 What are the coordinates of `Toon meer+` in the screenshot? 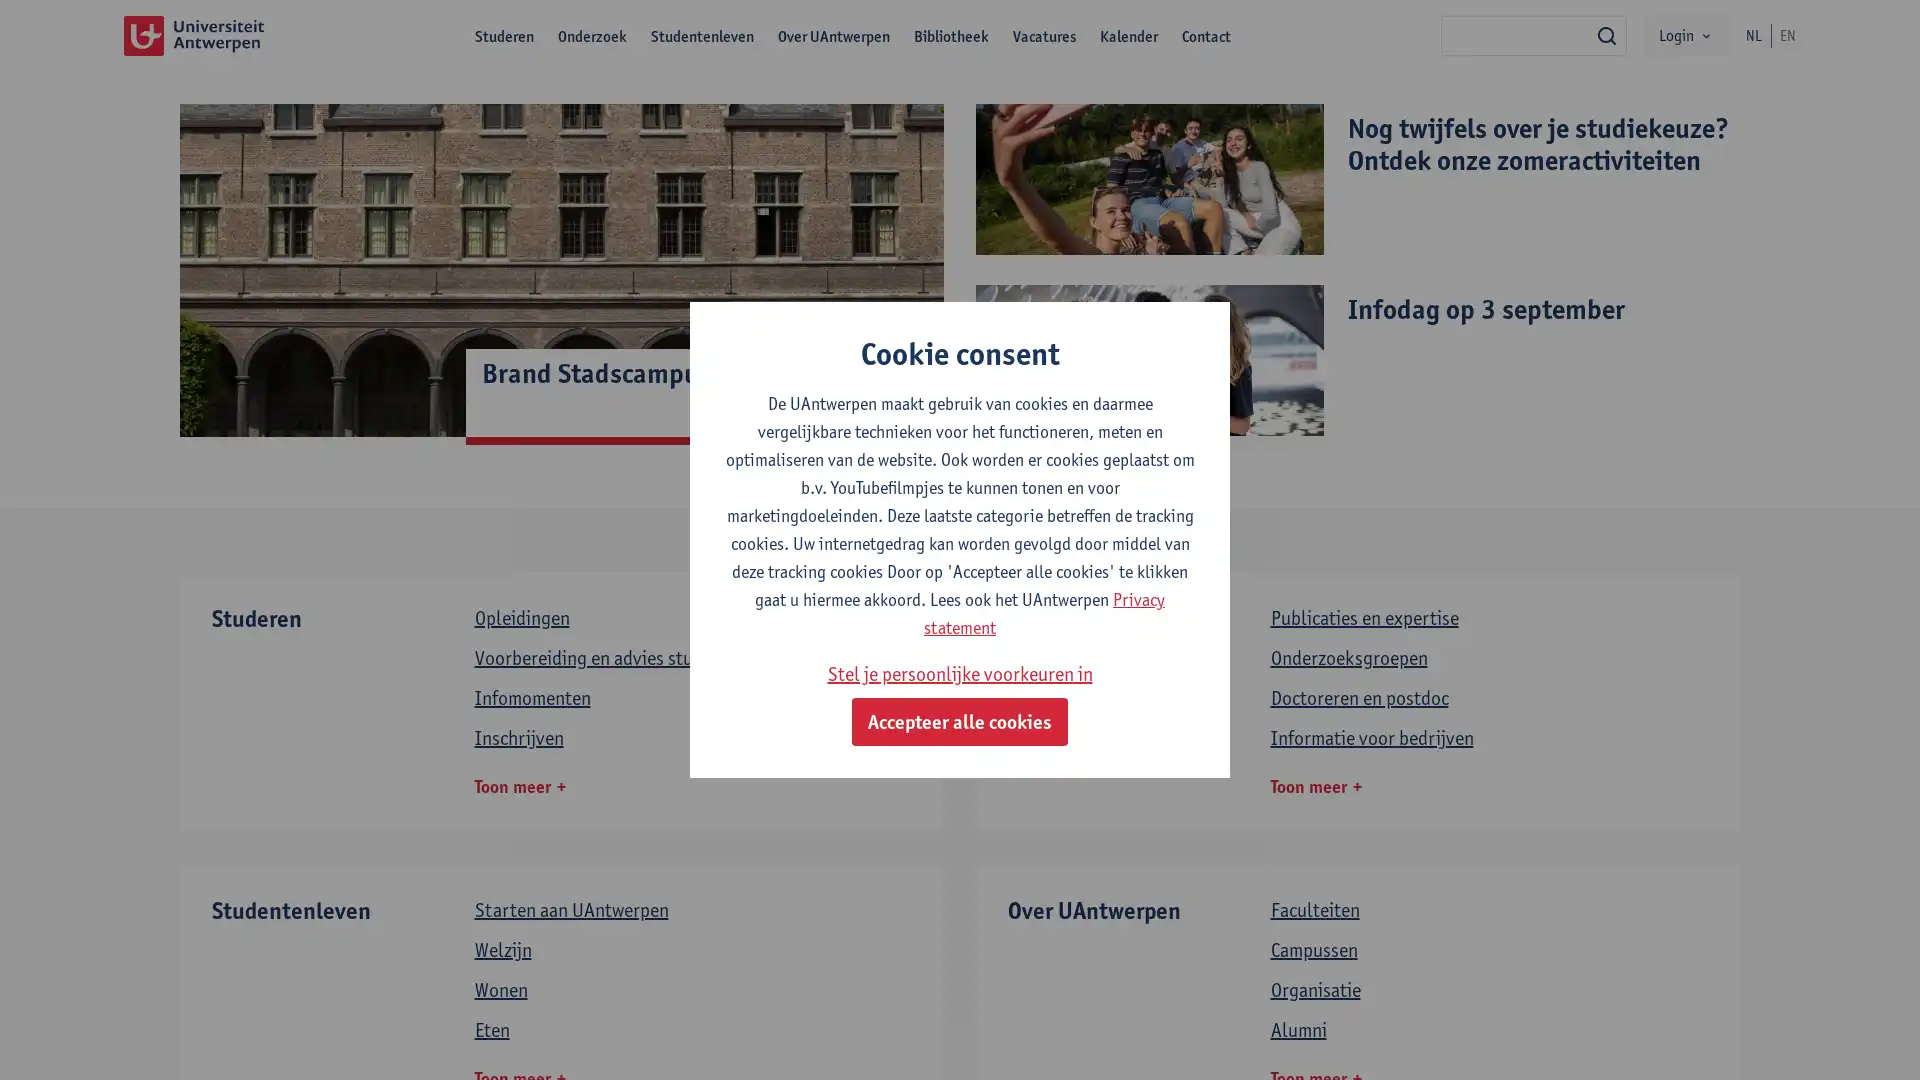 It's located at (1315, 785).